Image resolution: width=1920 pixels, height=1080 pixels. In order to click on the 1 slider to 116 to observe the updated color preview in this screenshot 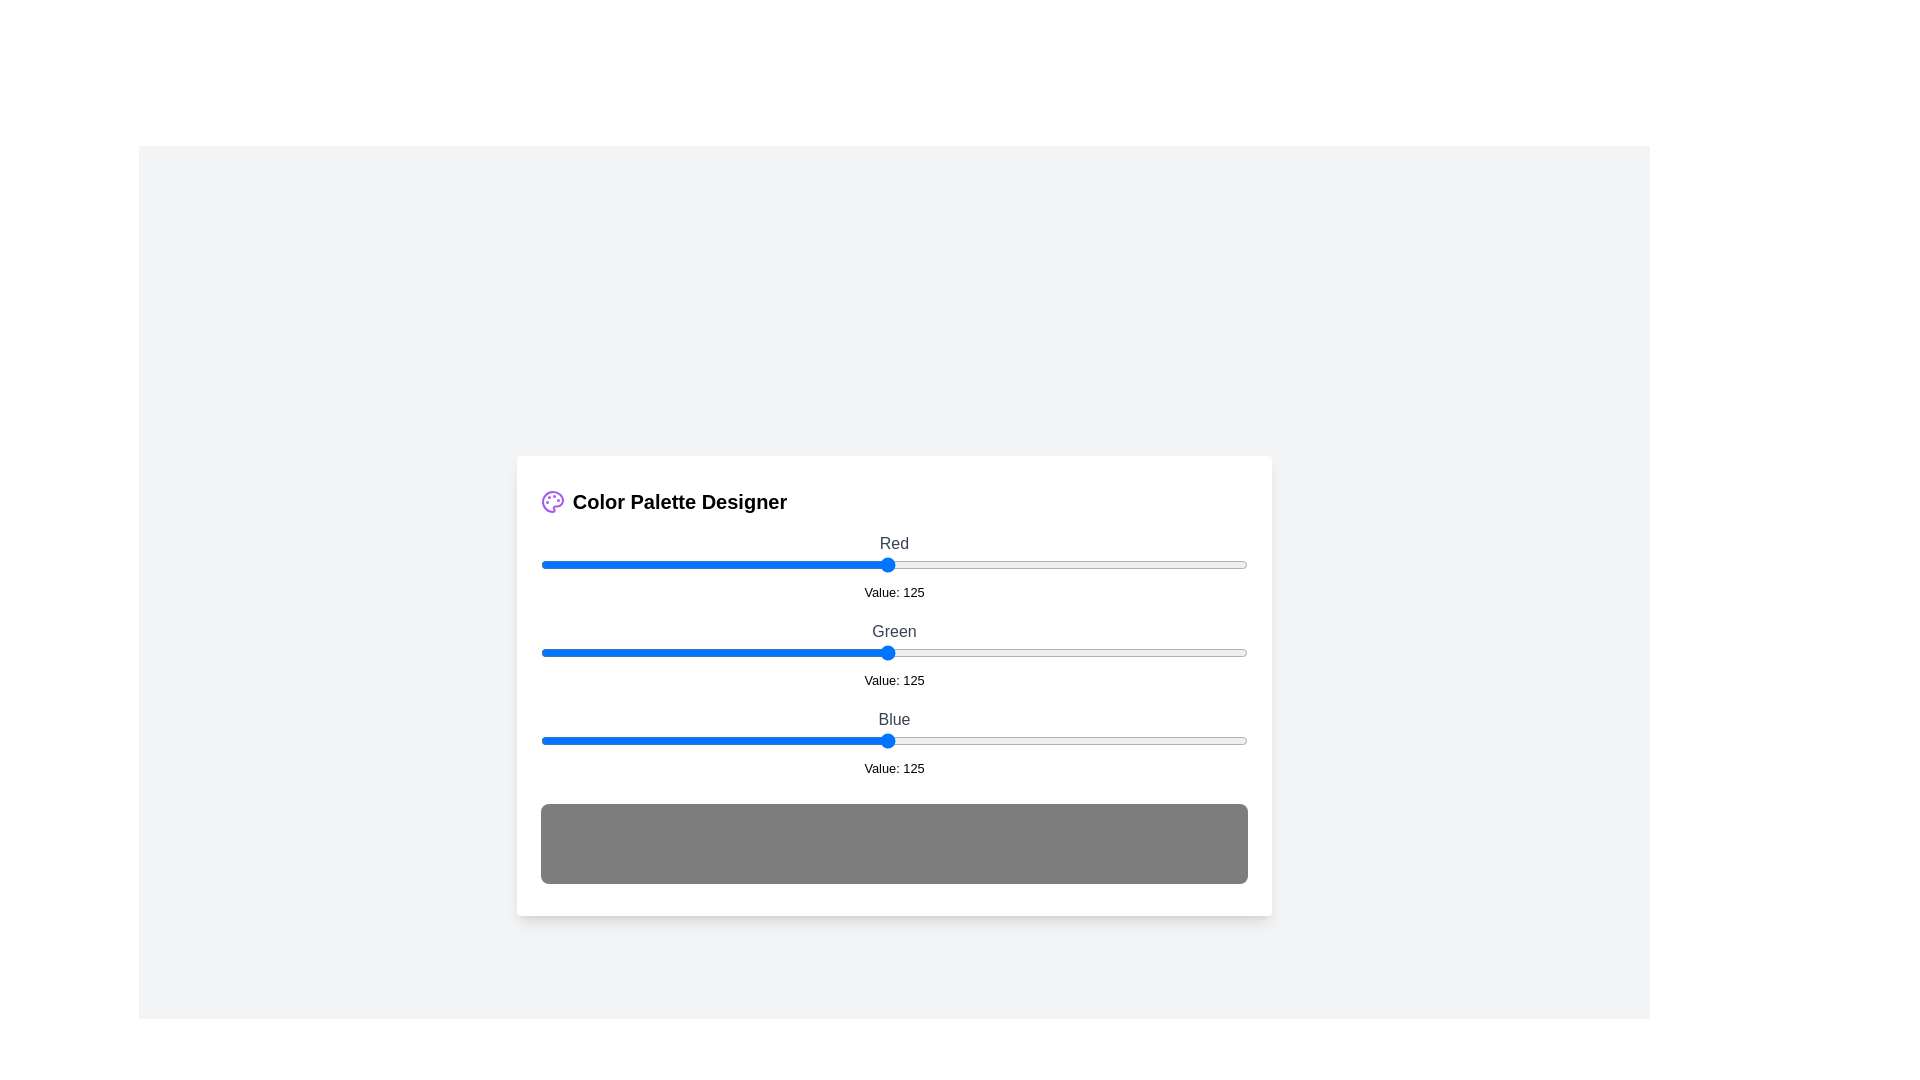, I will do `click(862, 652)`.